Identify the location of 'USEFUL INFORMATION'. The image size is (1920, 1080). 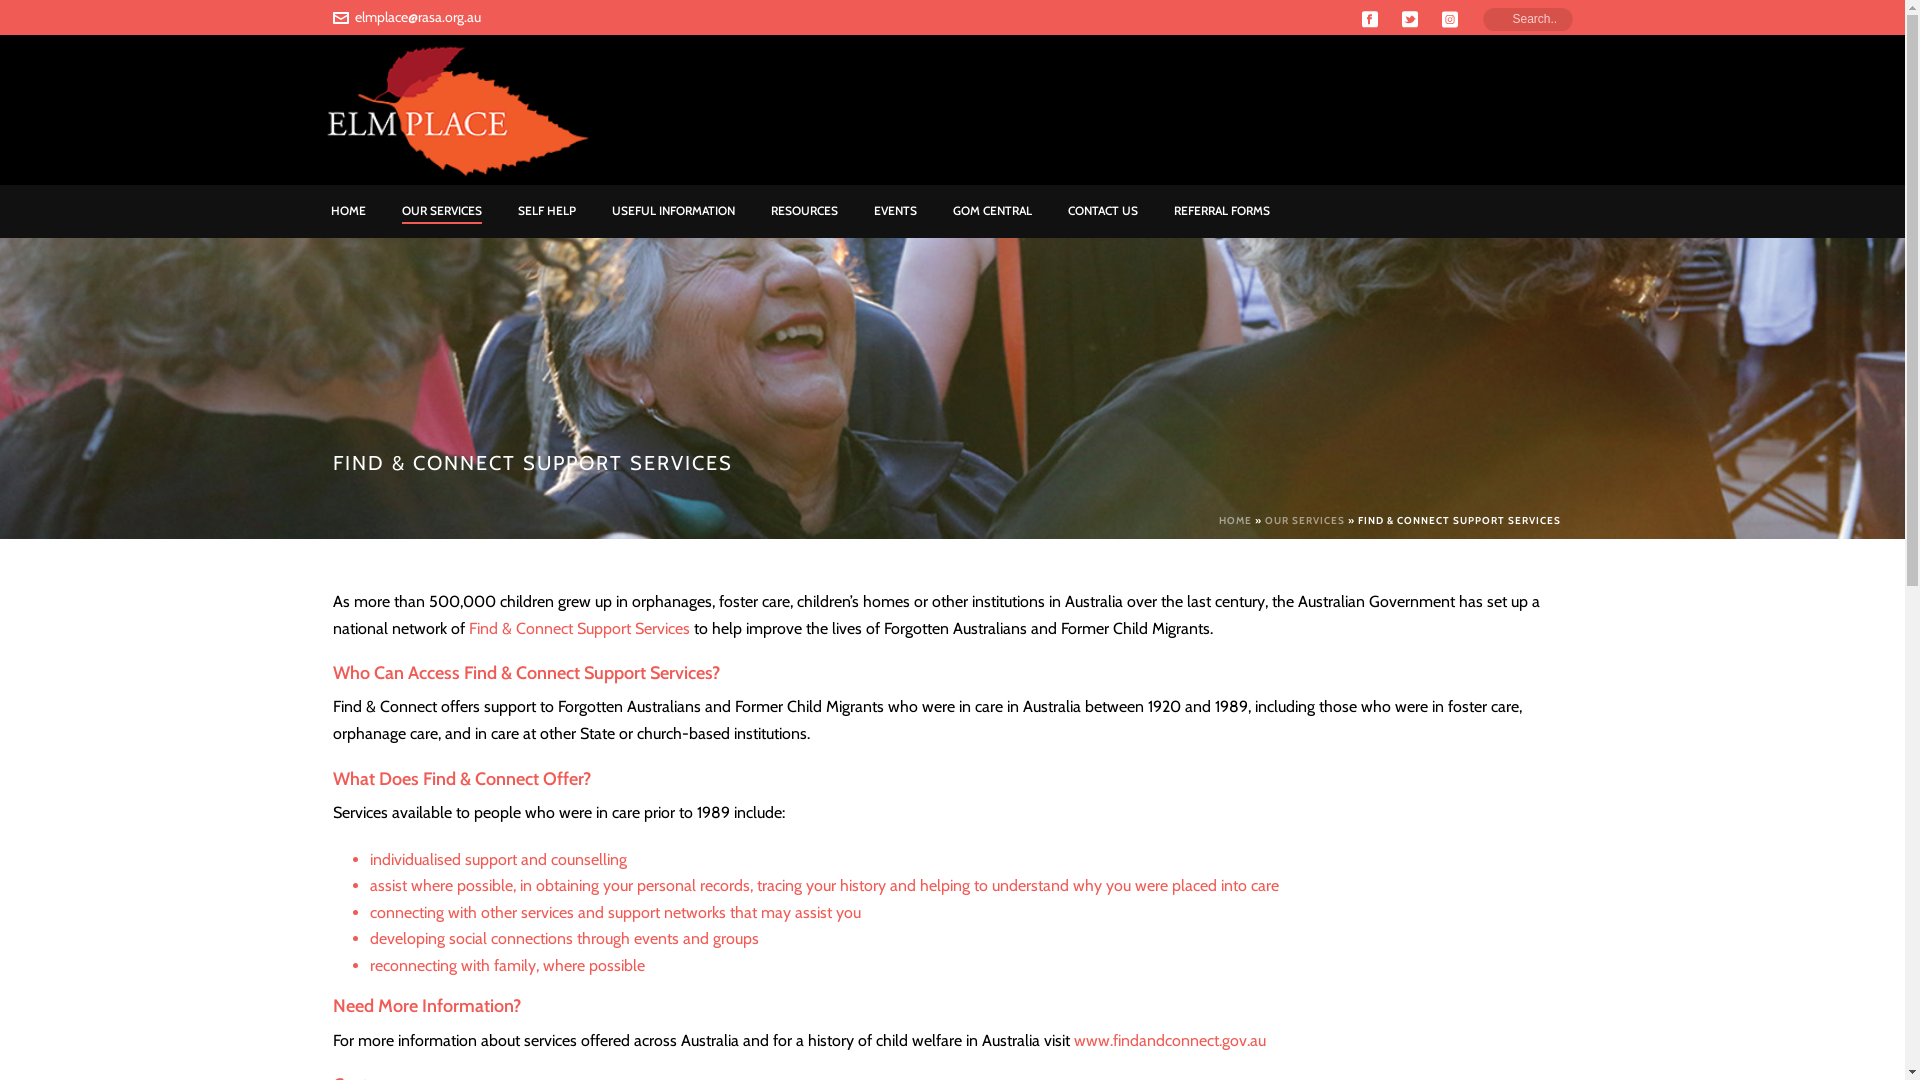
(673, 211).